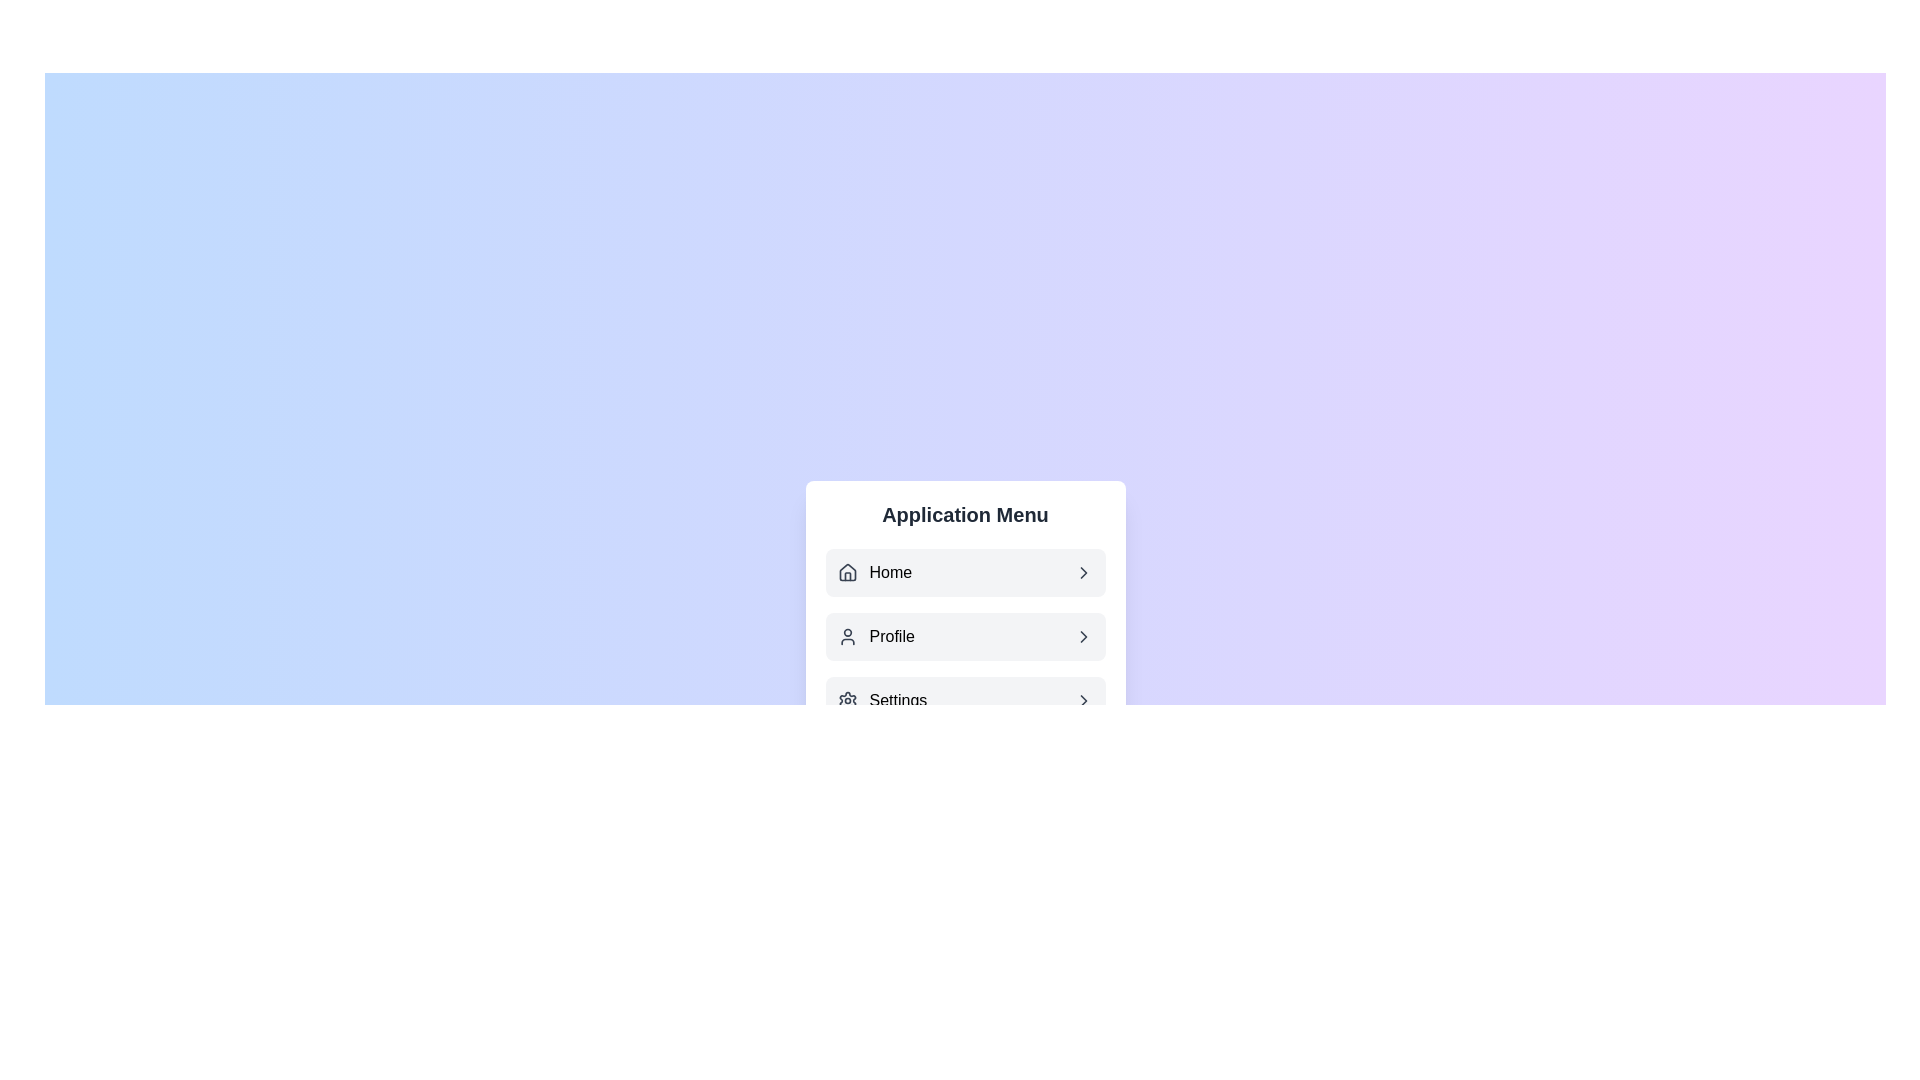 Image resolution: width=1920 pixels, height=1080 pixels. What do you see at coordinates (889, 573) in the screenshot?
I see `the 'Home' text label or hyperlink in the Application Menu section` at bounding box center [889, 573].